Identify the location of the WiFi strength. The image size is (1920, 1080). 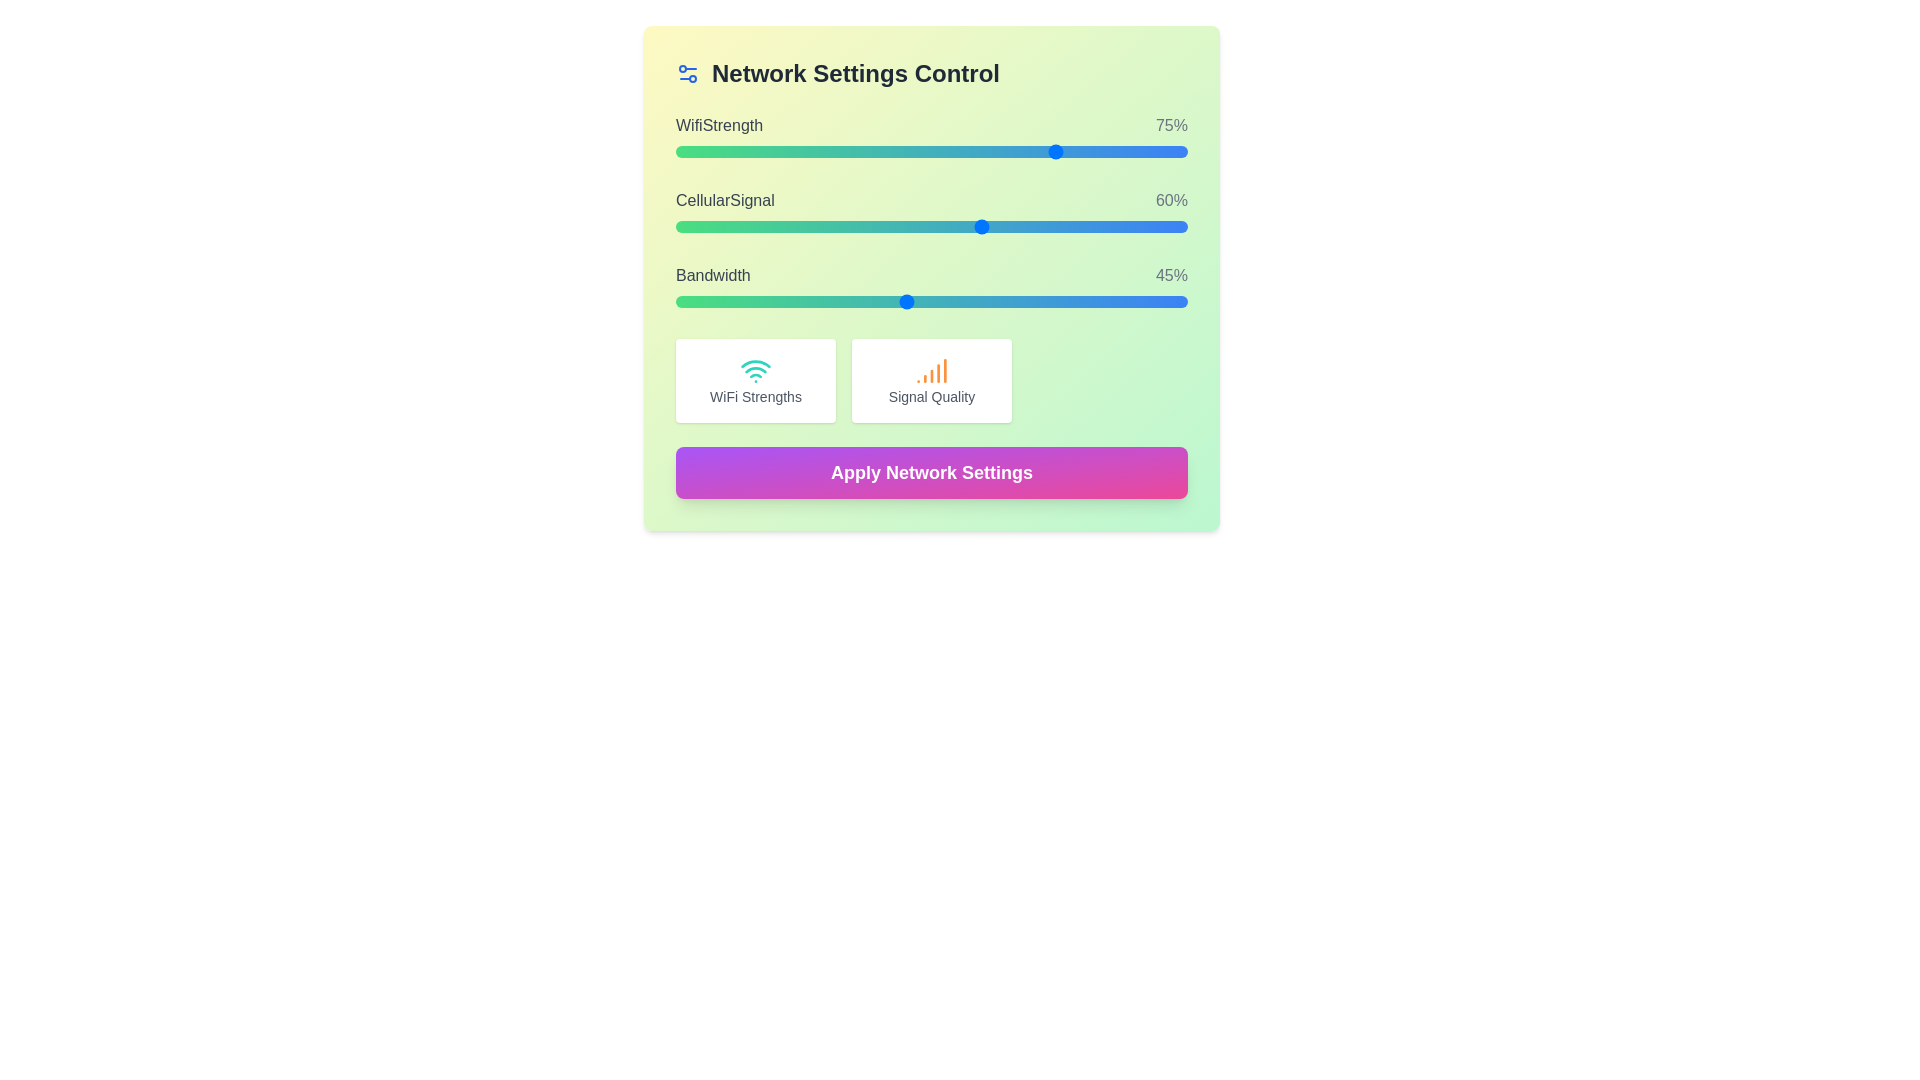
(1013, 150).